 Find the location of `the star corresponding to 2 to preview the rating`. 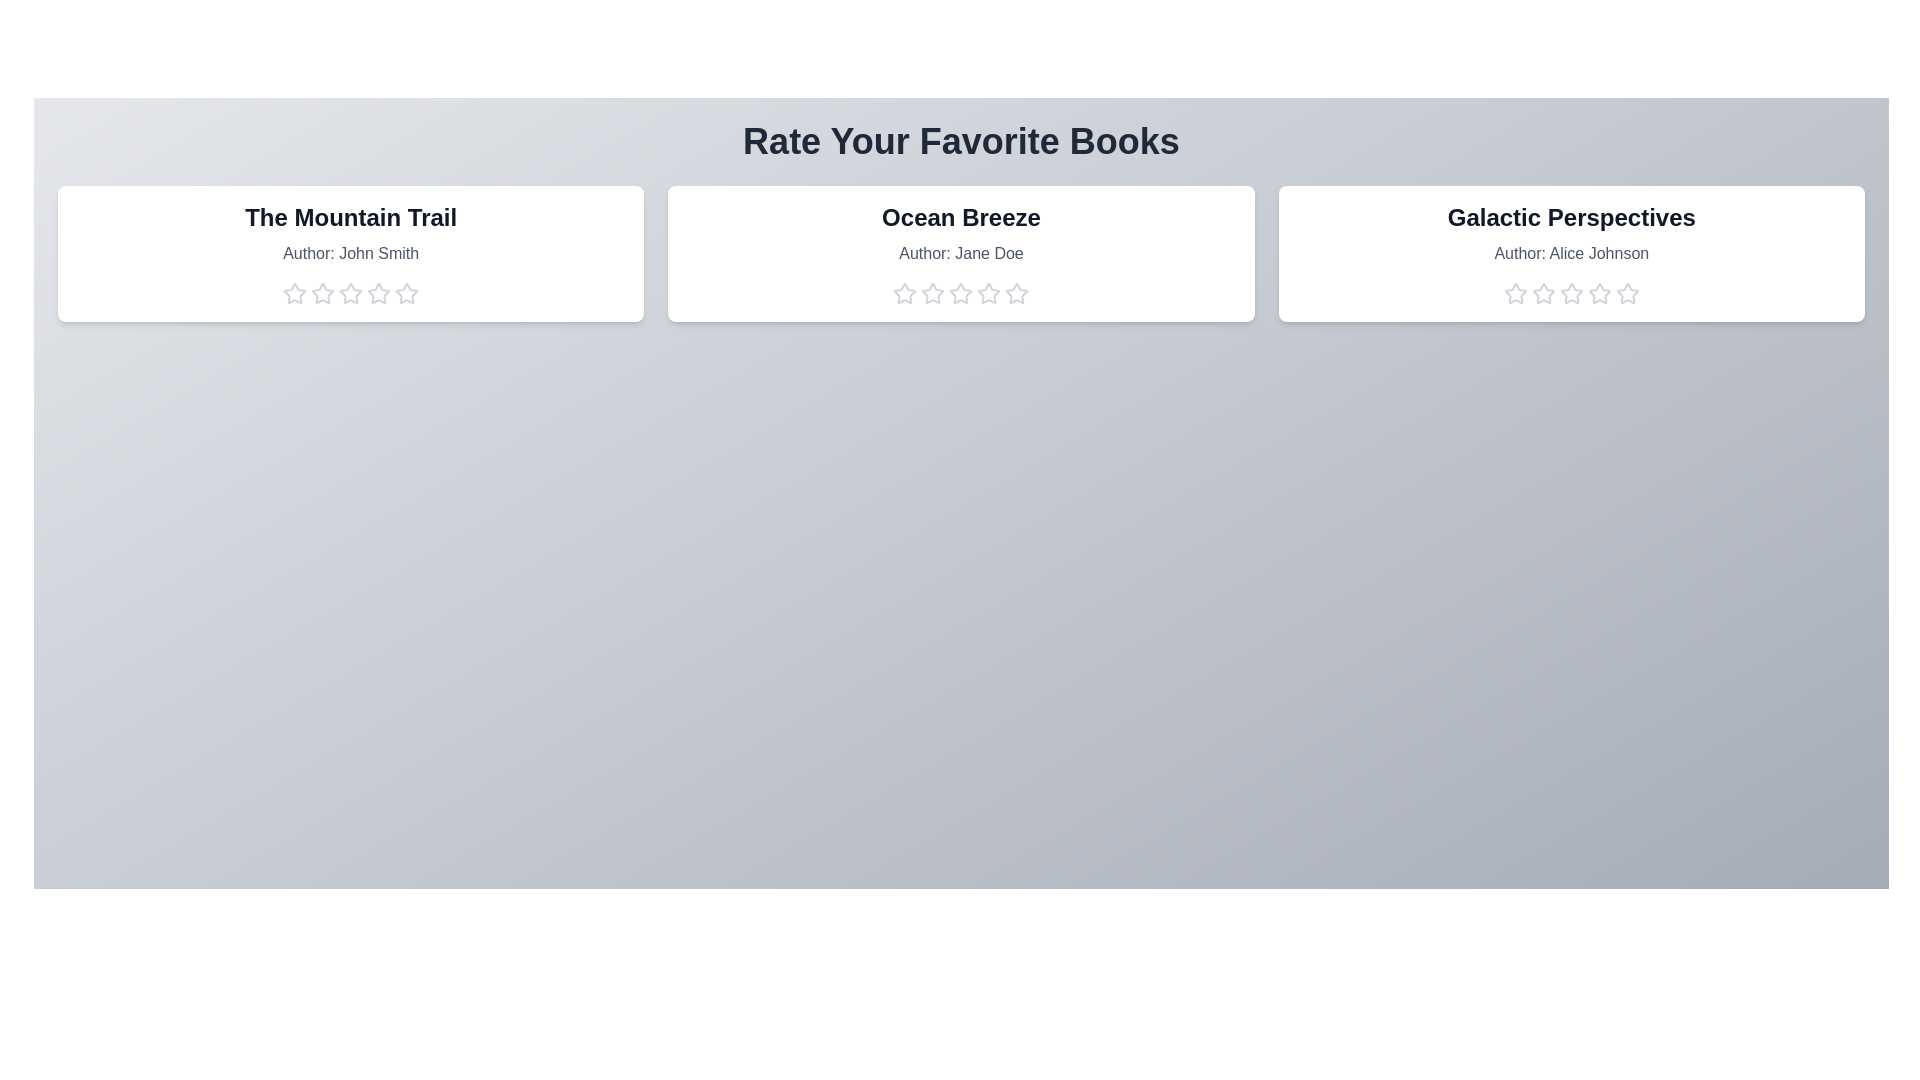

the star corresponding to 2 to preview the rating is located at coordinates (322, 293).